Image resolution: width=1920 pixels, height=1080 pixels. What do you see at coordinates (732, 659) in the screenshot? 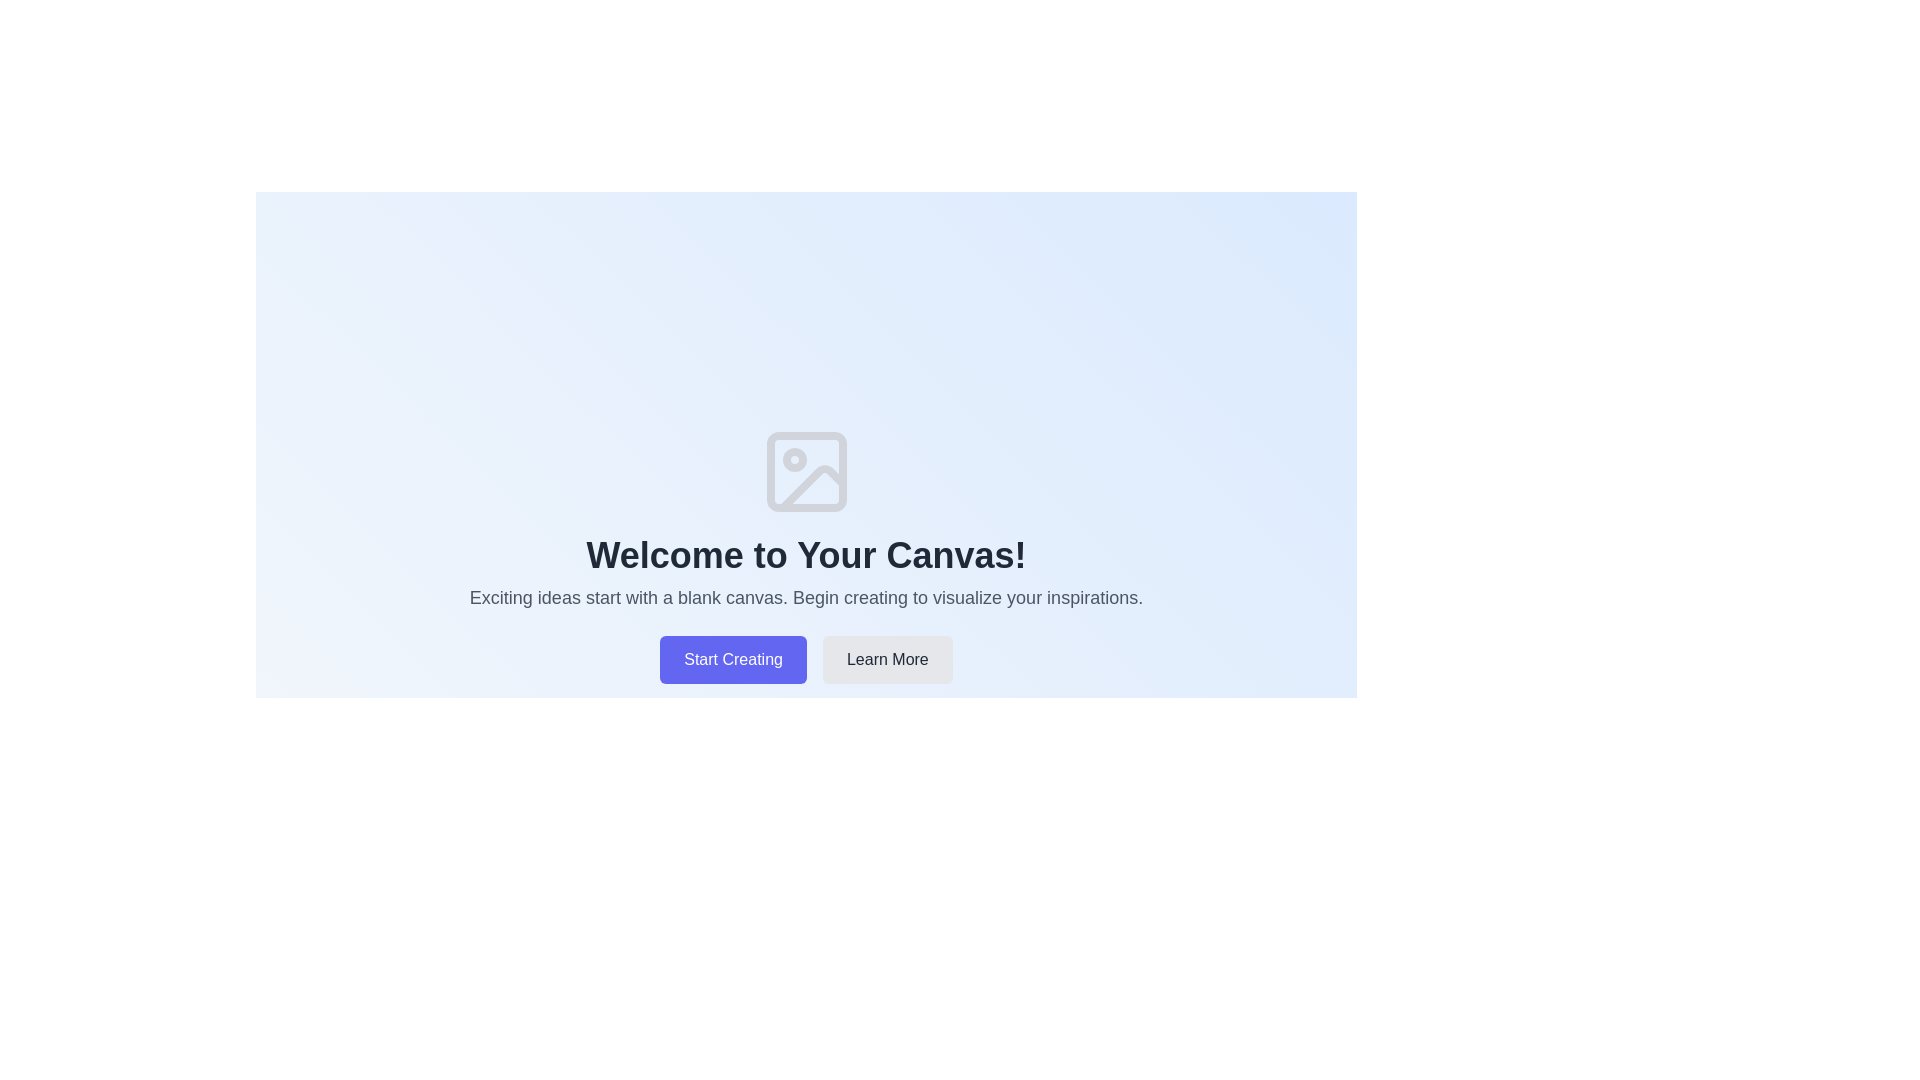
I see `the 'Start Creating' button, which is the leftmost button with a vibrant indigo-blue background and white text, located beneath the introductory text 'Welcome to Your Canvas!'` at bounding box center [732, 659].